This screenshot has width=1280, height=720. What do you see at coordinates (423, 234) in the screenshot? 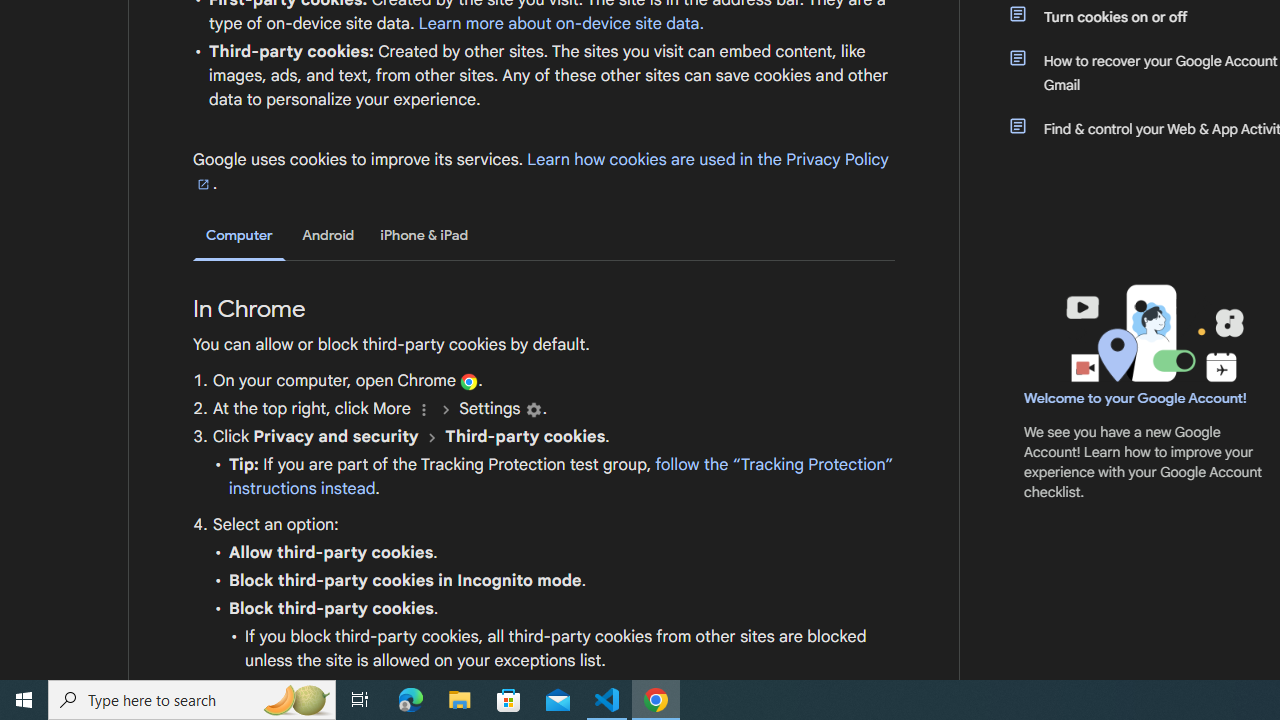
I see `'iPhone & iPad'` at bounding box center [423, 234].